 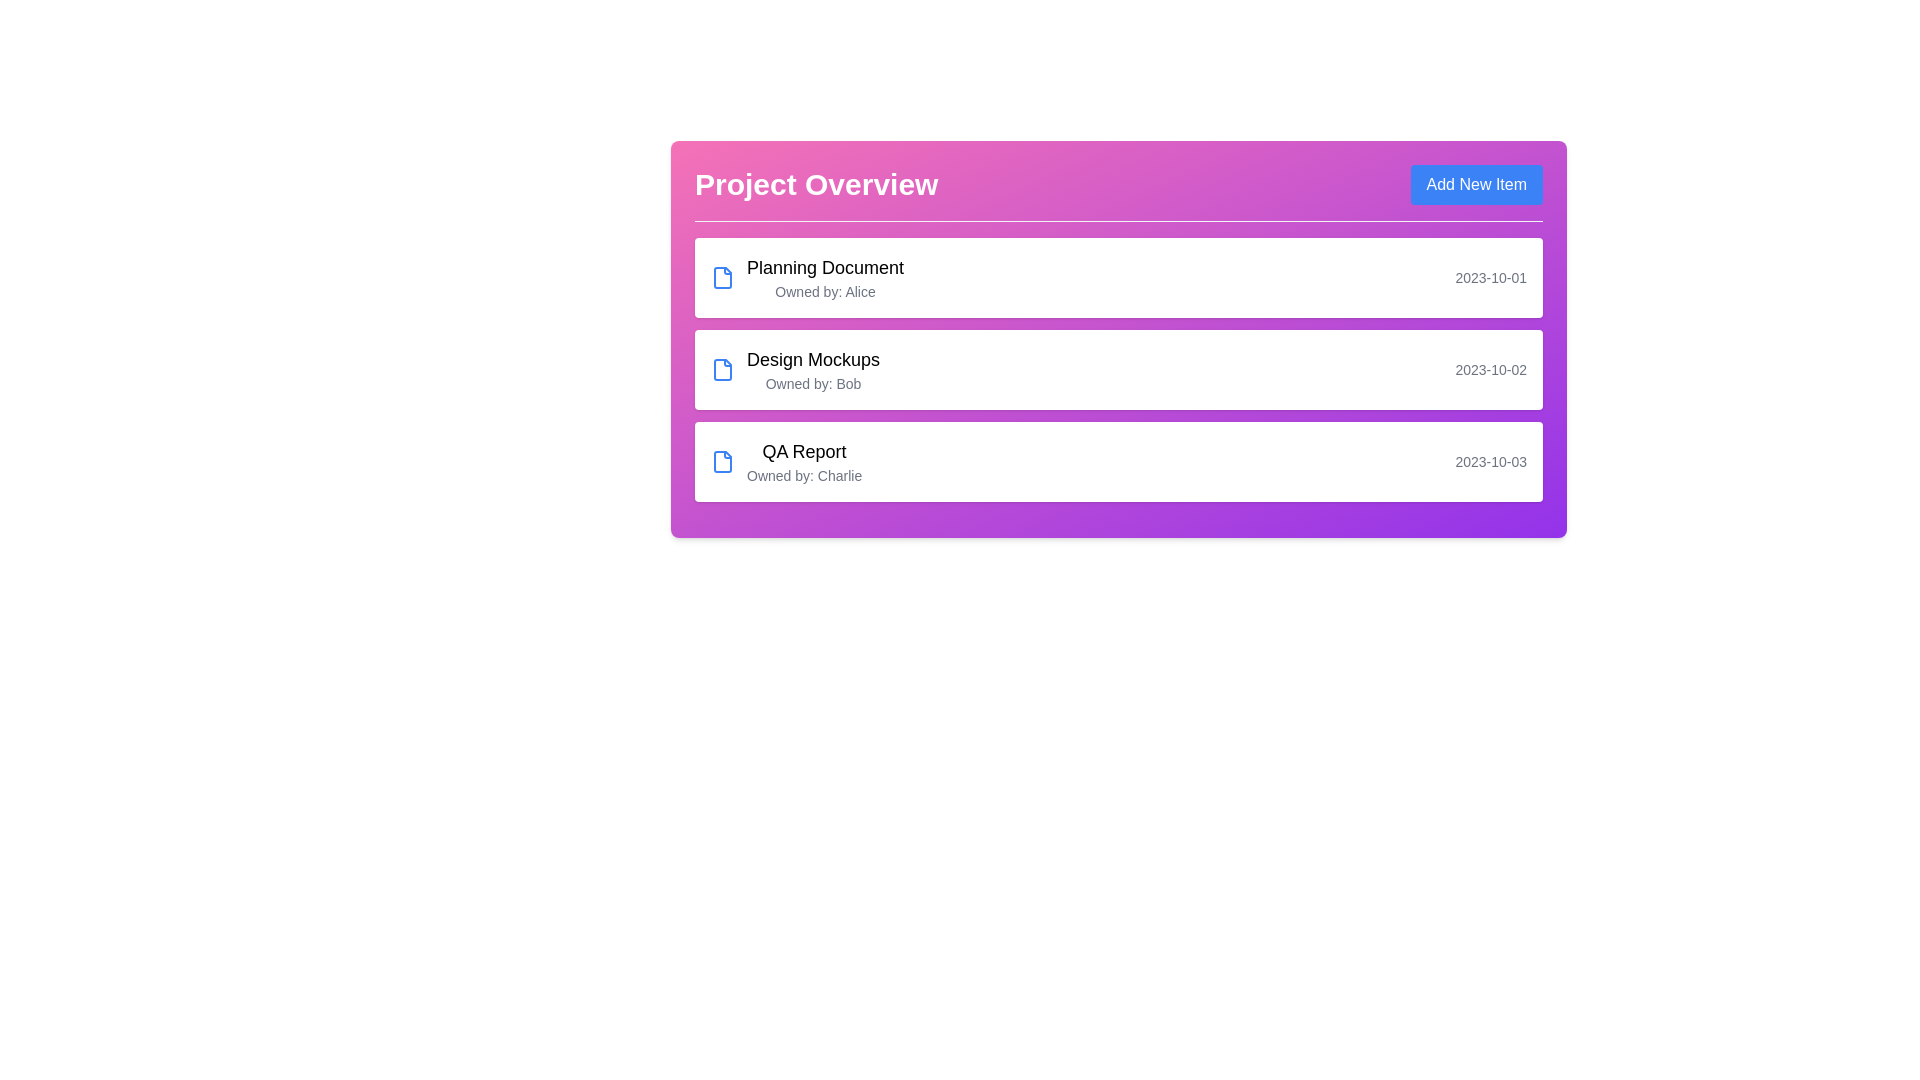 What do you see at coordinates (722, 277) in the screenshot?
I see `the blue outlined icon resembling a file document located at the top left corner of the 'Planning Document' entry in the vertical list under 'Project Overview'` at bounding box center [722, 277].